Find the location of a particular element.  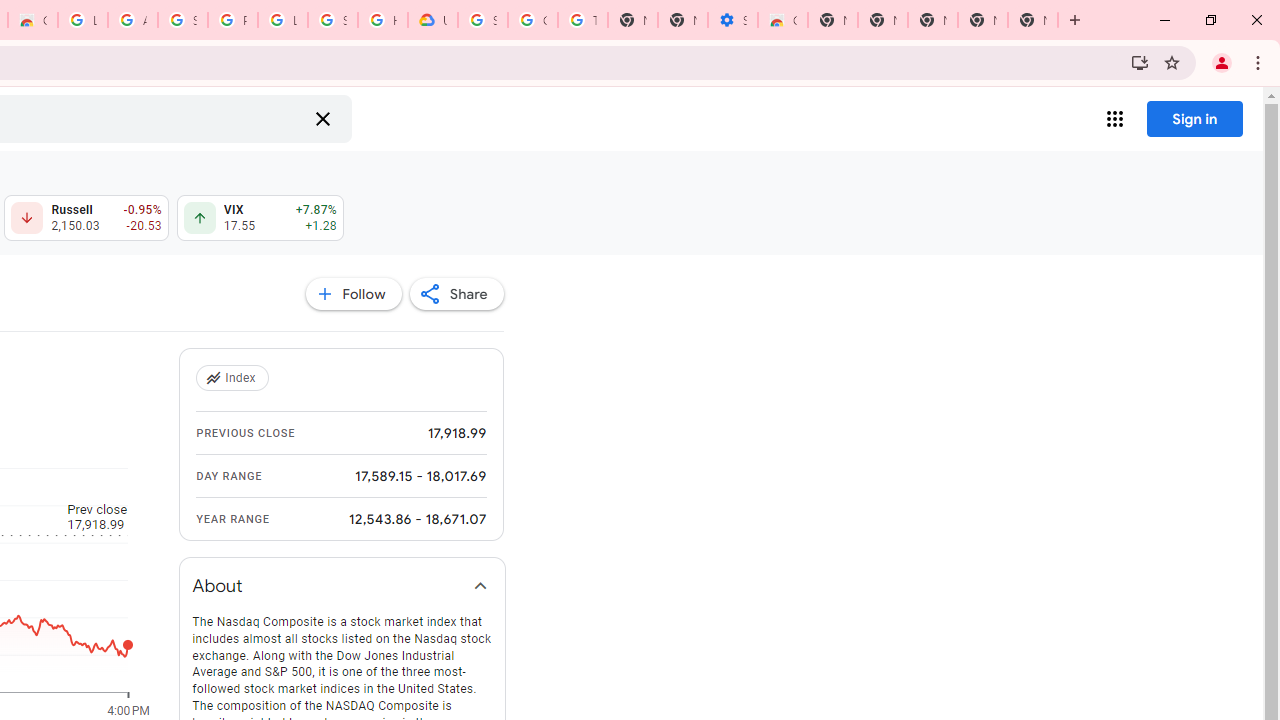

'Ad Settings' is located at coordinates (131, 20).